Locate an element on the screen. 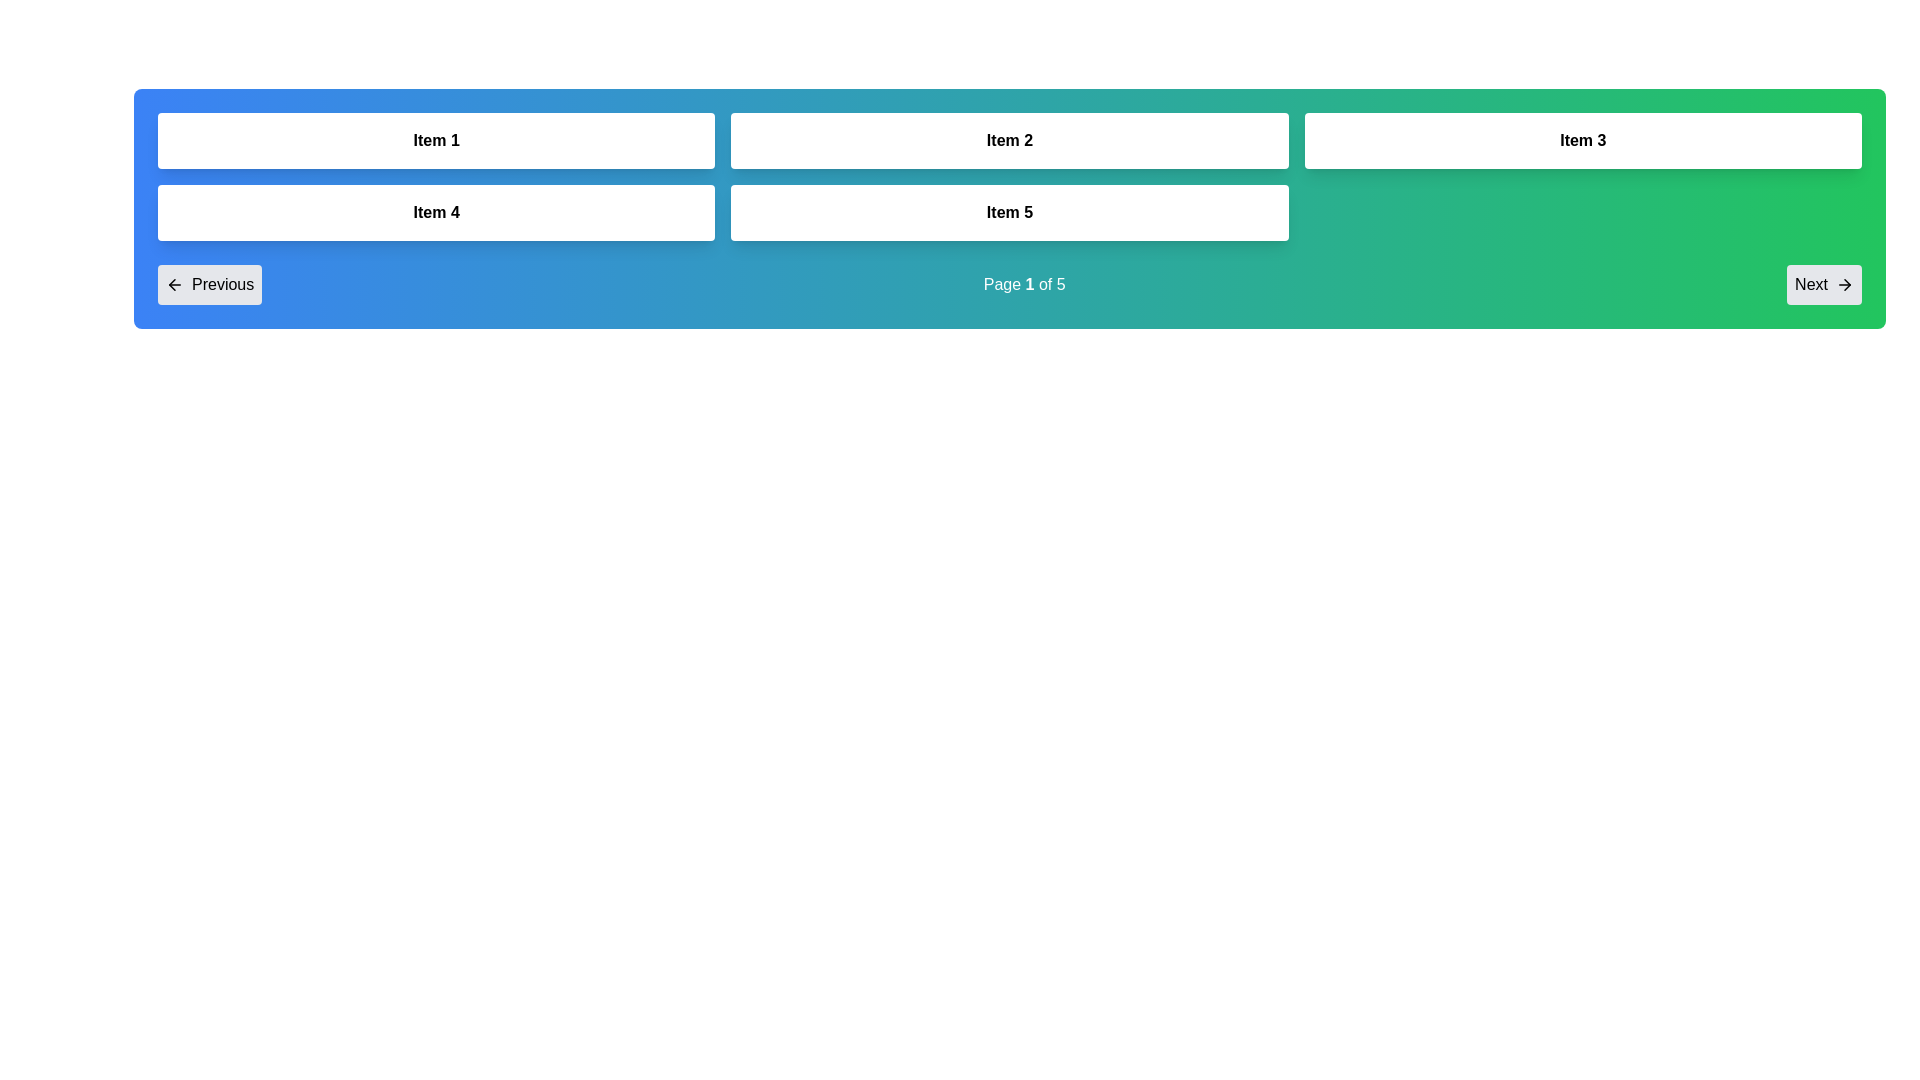 The height and width of the screenshot is (1080, 1920). the 'Previous' button with a light gray background and rounded corners is located at coordinates (210, 285).